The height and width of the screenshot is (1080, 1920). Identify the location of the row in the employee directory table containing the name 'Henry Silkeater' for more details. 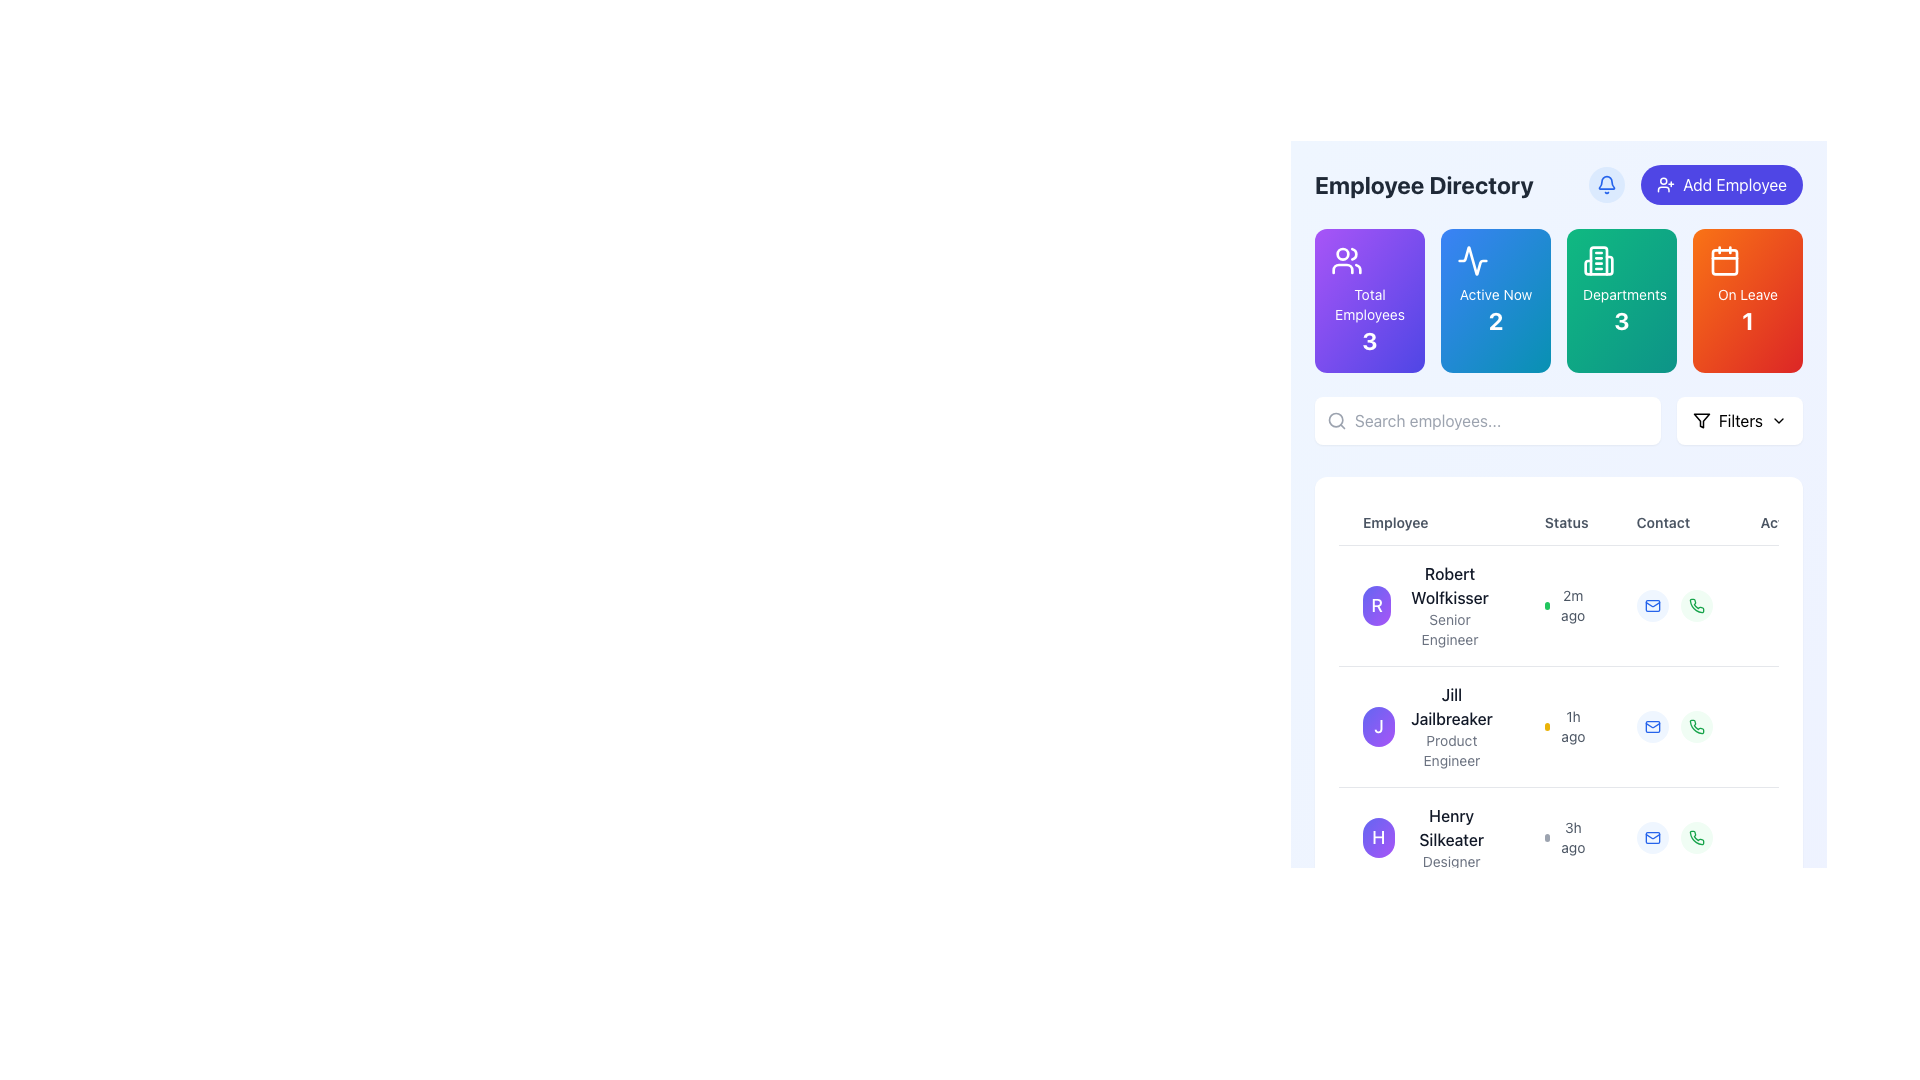
(1586, 837).